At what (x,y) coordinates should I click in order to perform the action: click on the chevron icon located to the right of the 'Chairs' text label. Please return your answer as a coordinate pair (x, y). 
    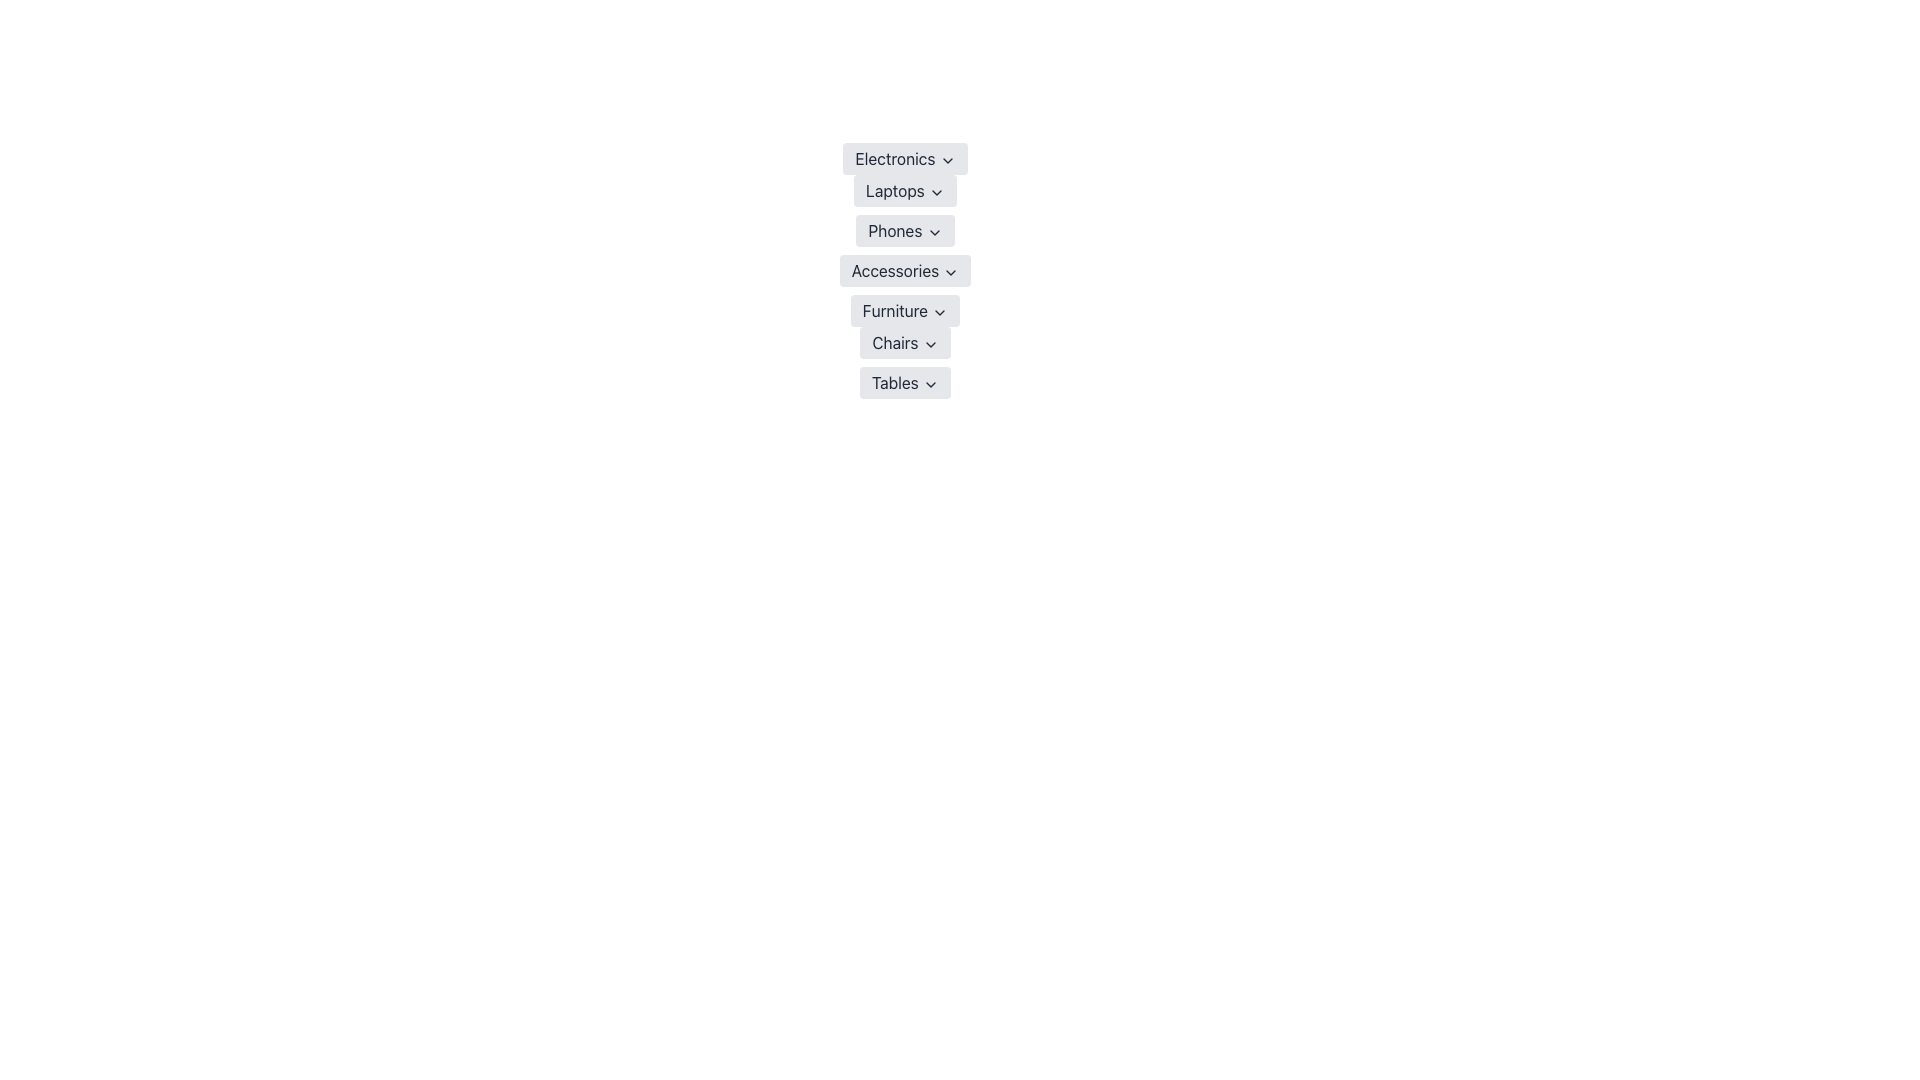
    Looking at the image, I should click on (929, 343).